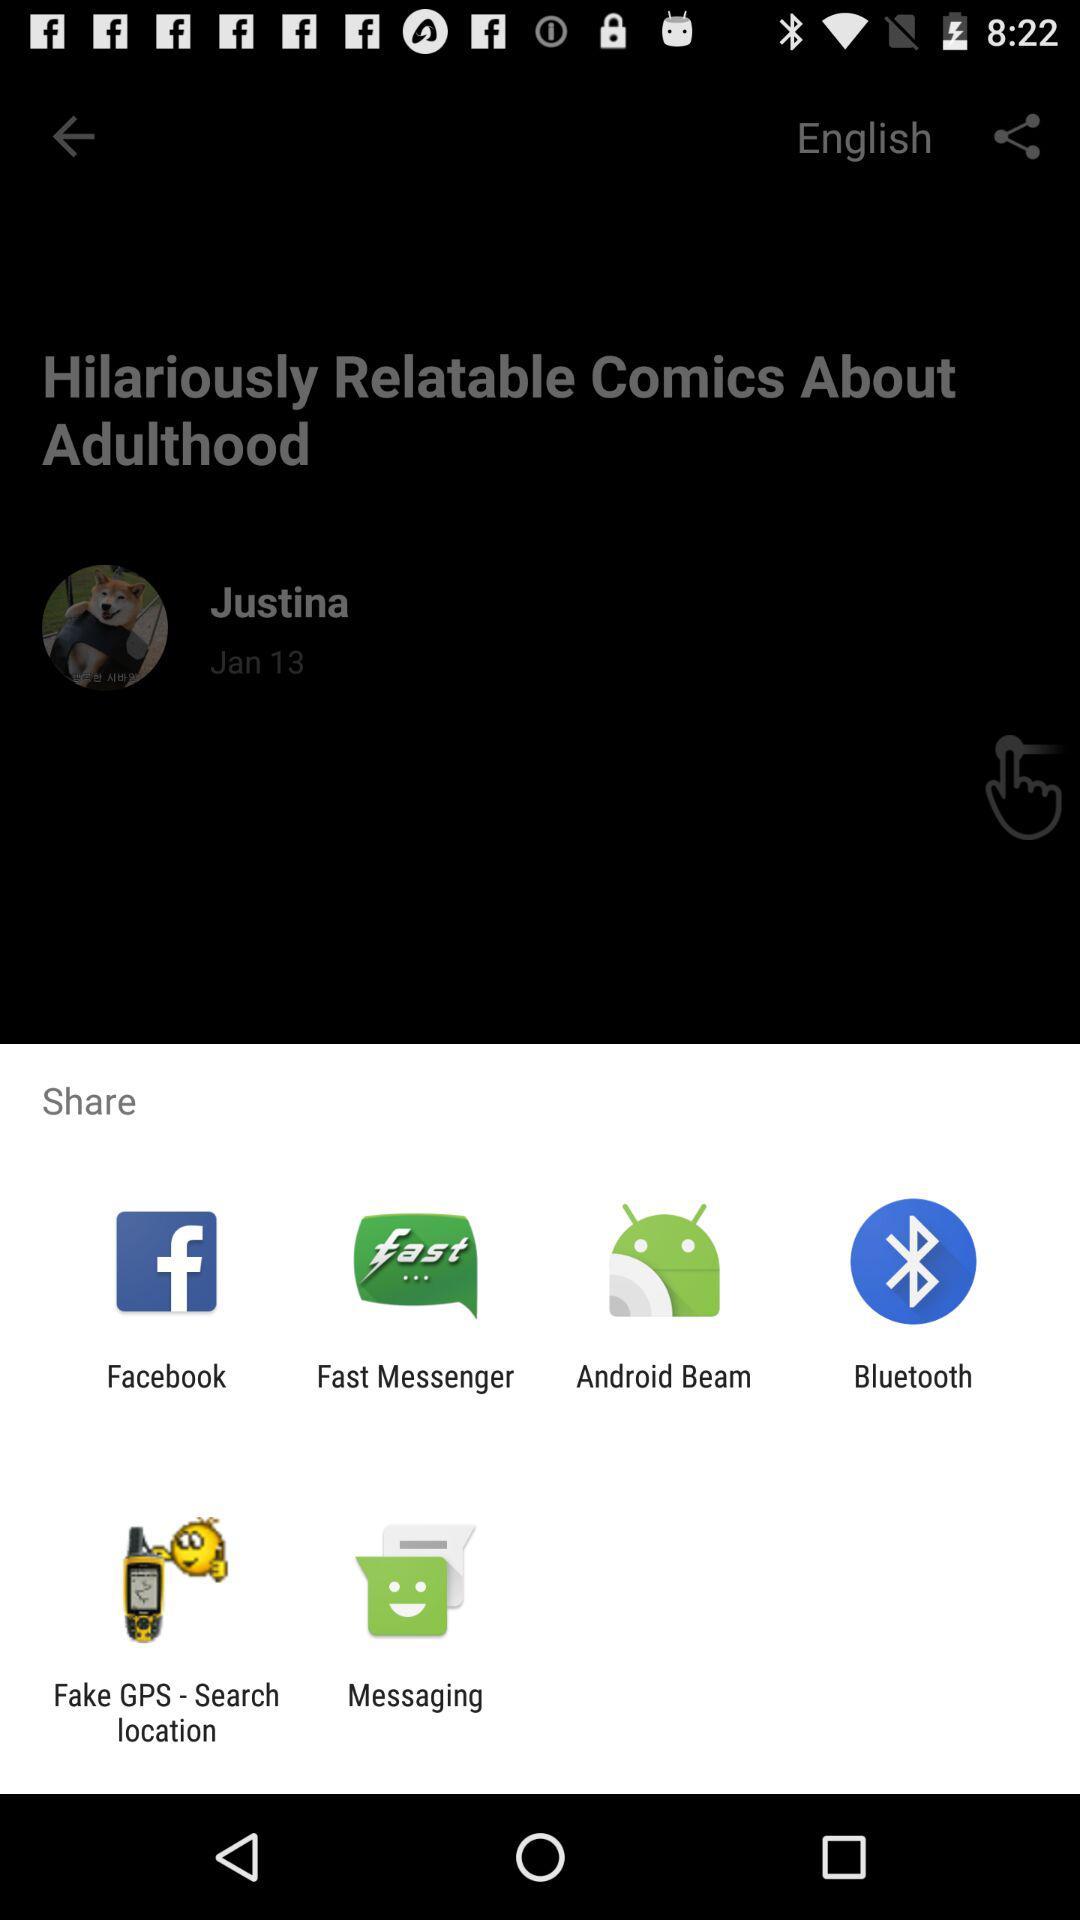  Describe the element at coordinates (913, 1392) in the screenshot. I see `the app at the bottom right corner` at that location.